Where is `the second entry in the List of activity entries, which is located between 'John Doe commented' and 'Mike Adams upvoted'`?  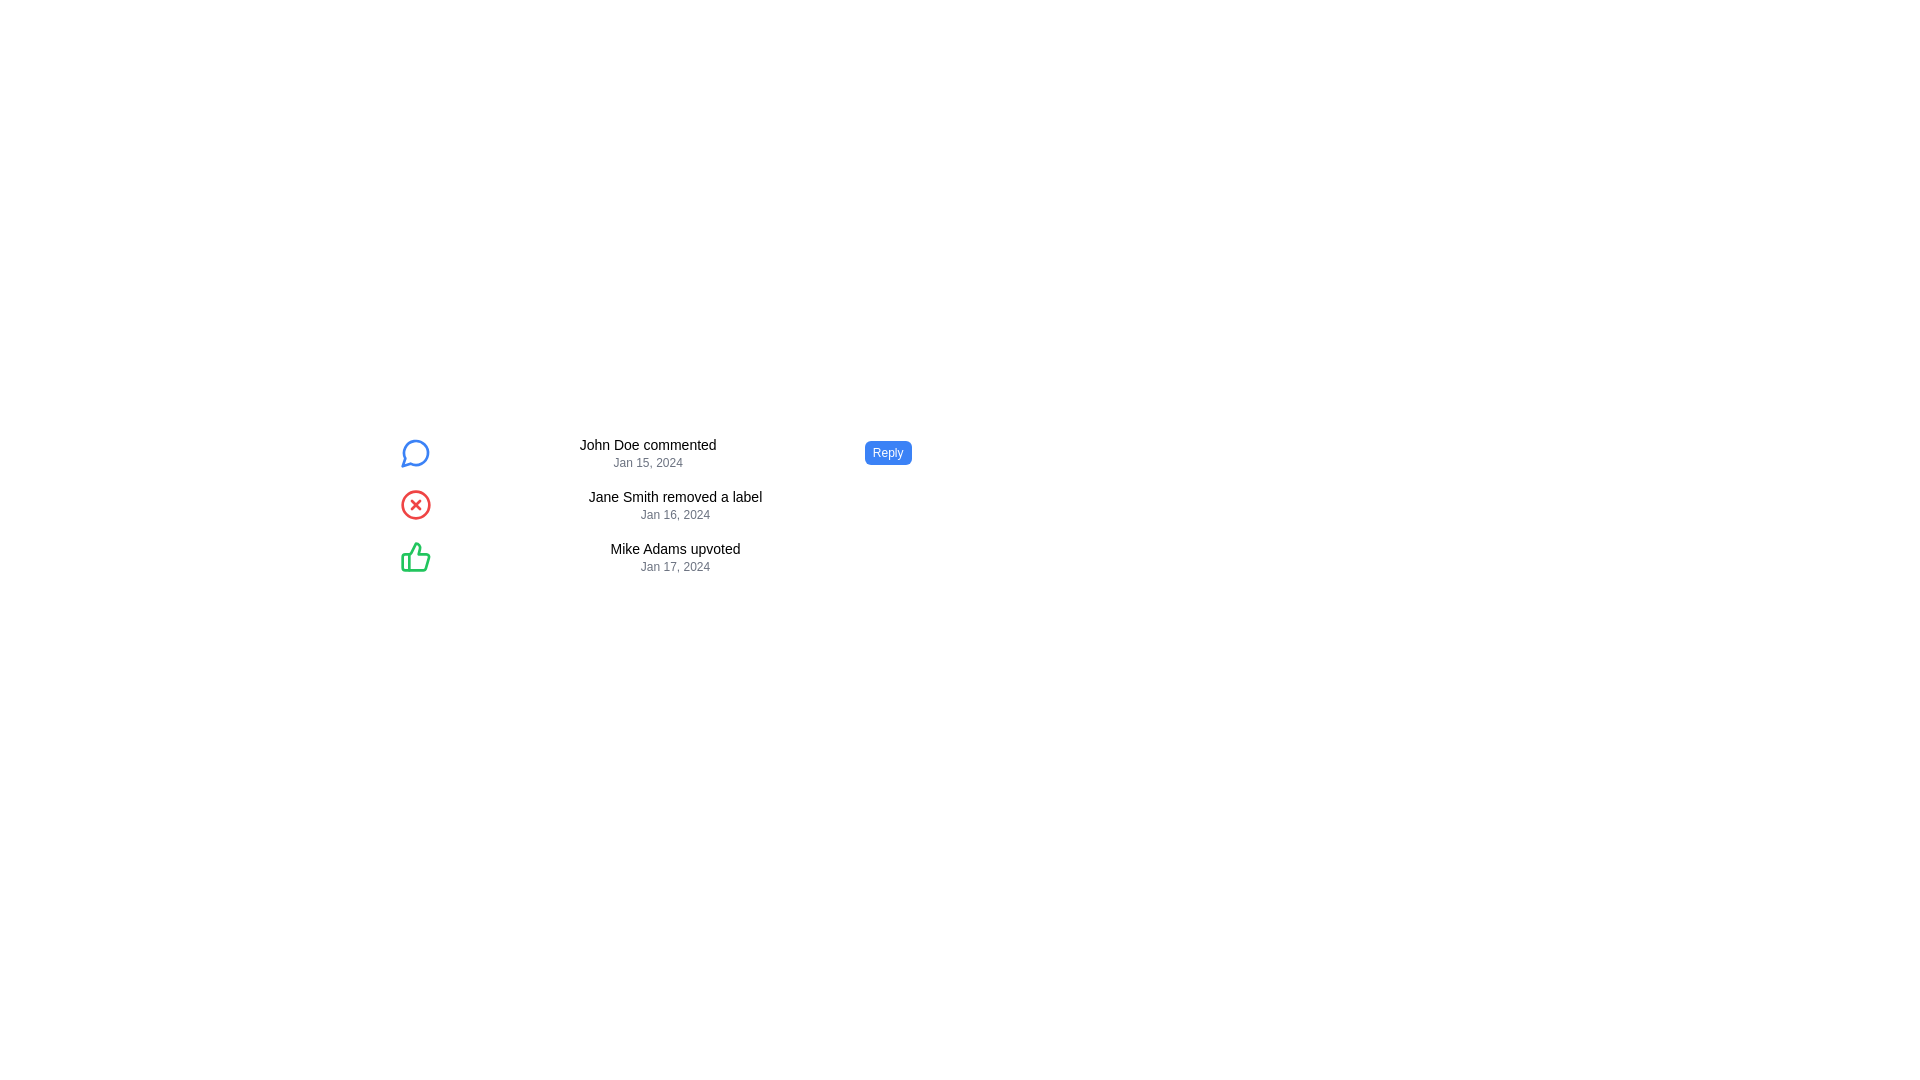
the second entry in the List of activity entries, which is located between 'John Doe commented' and 'Mike Adams upvoted' is located at coordinates (655, 504).